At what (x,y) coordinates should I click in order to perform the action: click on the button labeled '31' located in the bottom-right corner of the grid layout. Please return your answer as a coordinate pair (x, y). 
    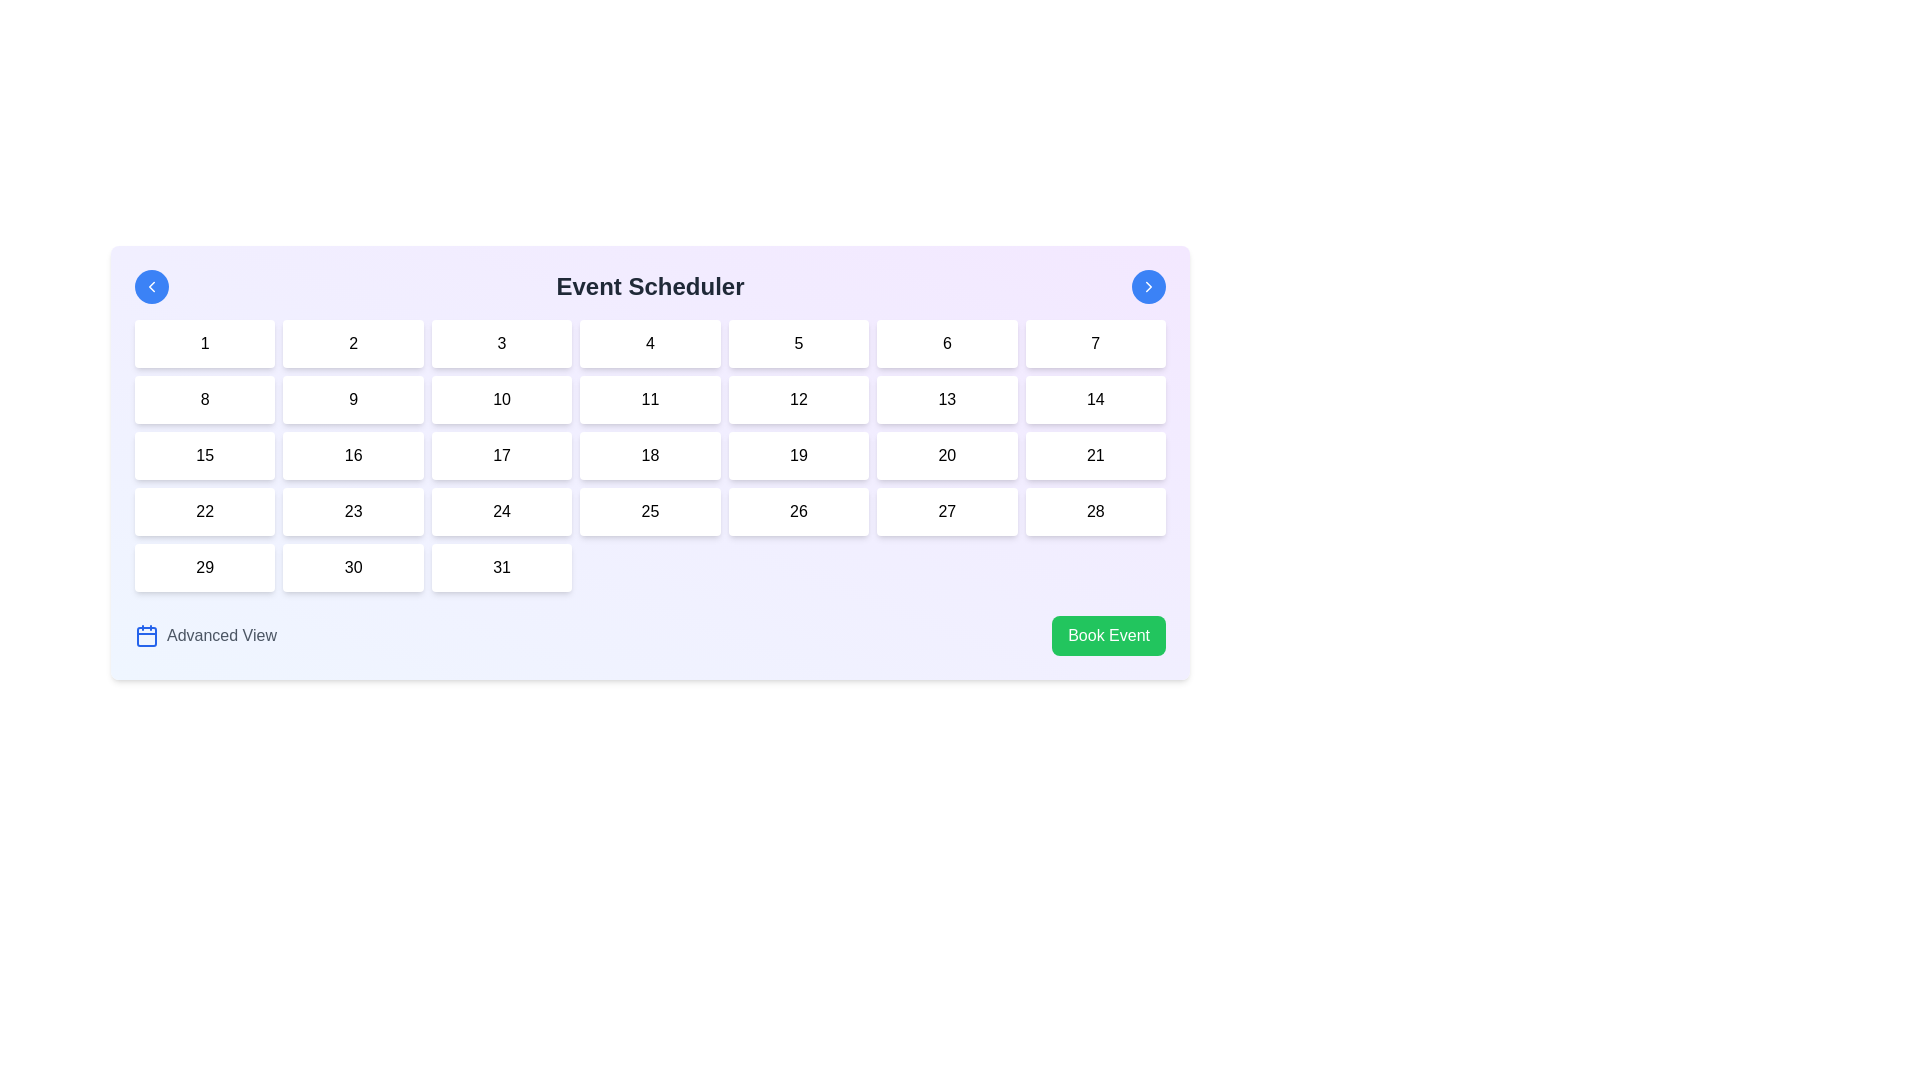
    Looking at the image, I should click on (502, 567).